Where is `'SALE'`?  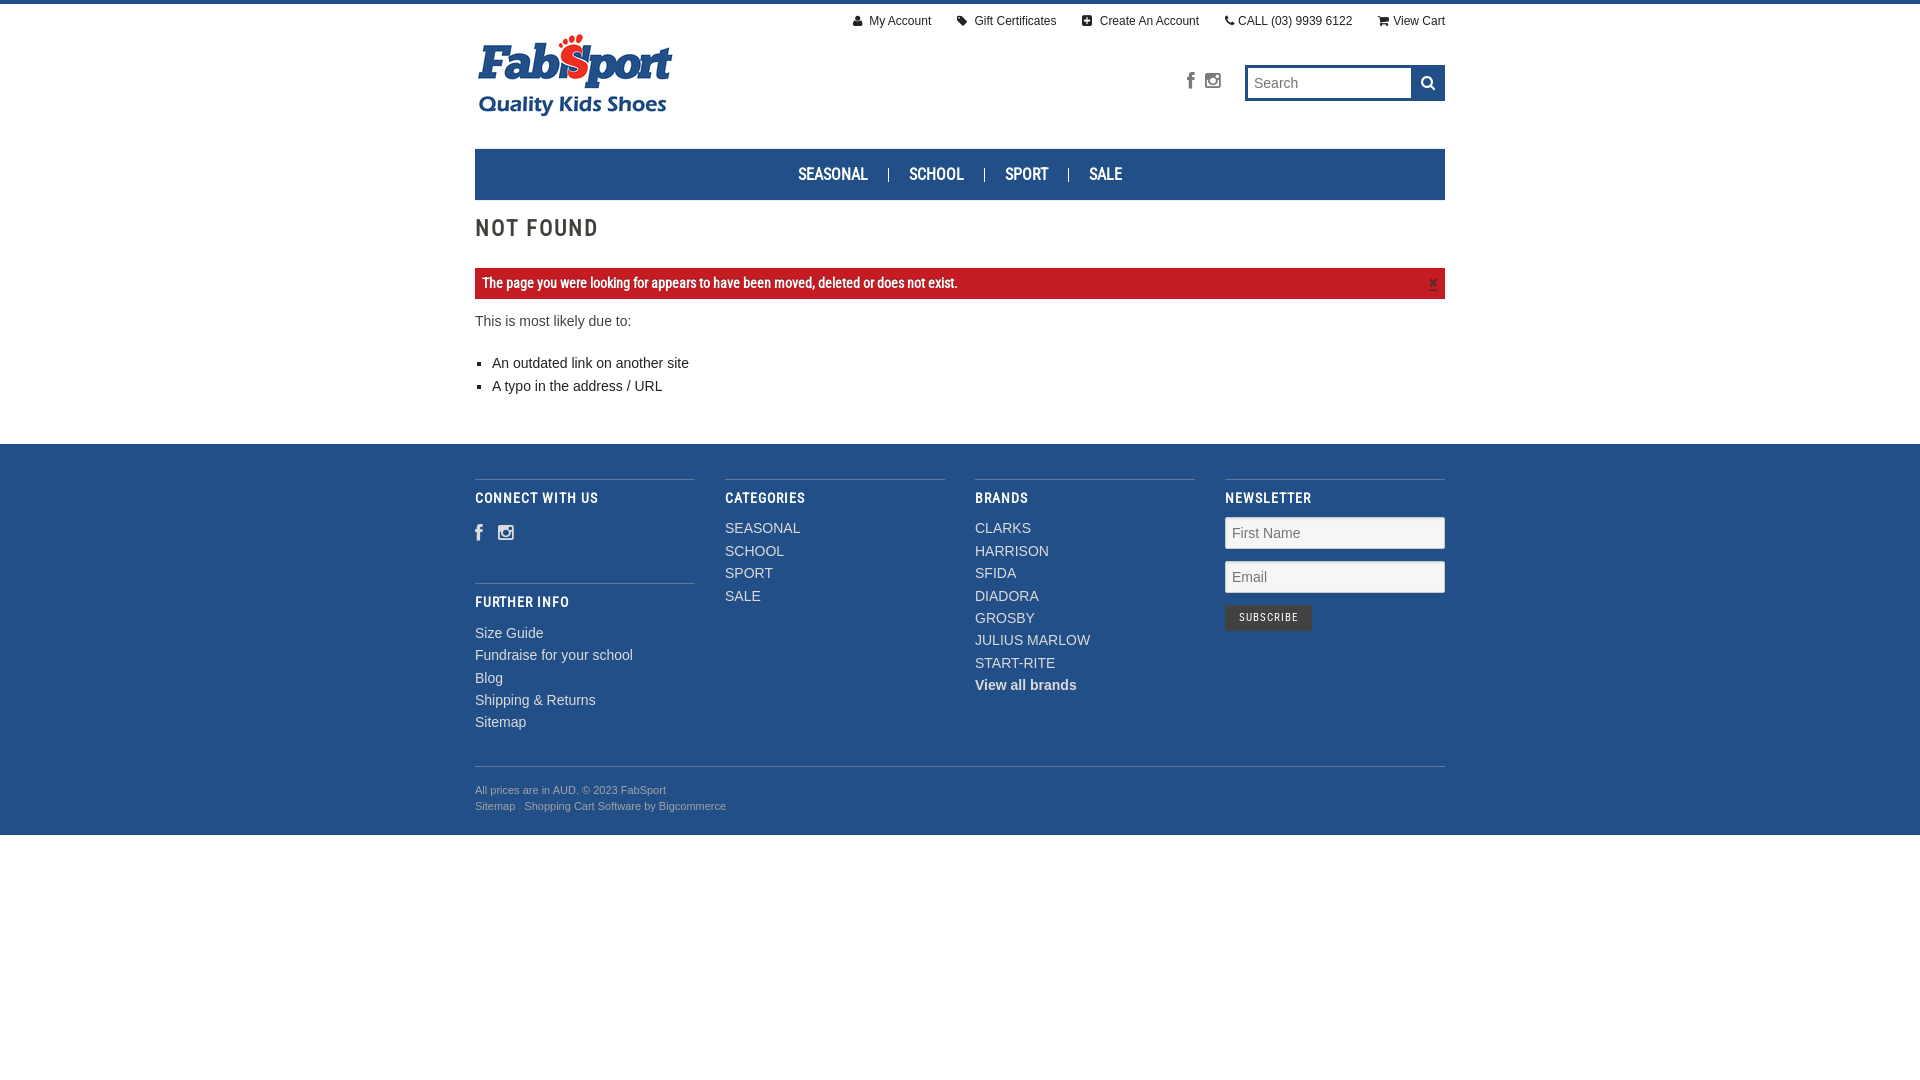
'SALE' is located at coordinates (742, 595).